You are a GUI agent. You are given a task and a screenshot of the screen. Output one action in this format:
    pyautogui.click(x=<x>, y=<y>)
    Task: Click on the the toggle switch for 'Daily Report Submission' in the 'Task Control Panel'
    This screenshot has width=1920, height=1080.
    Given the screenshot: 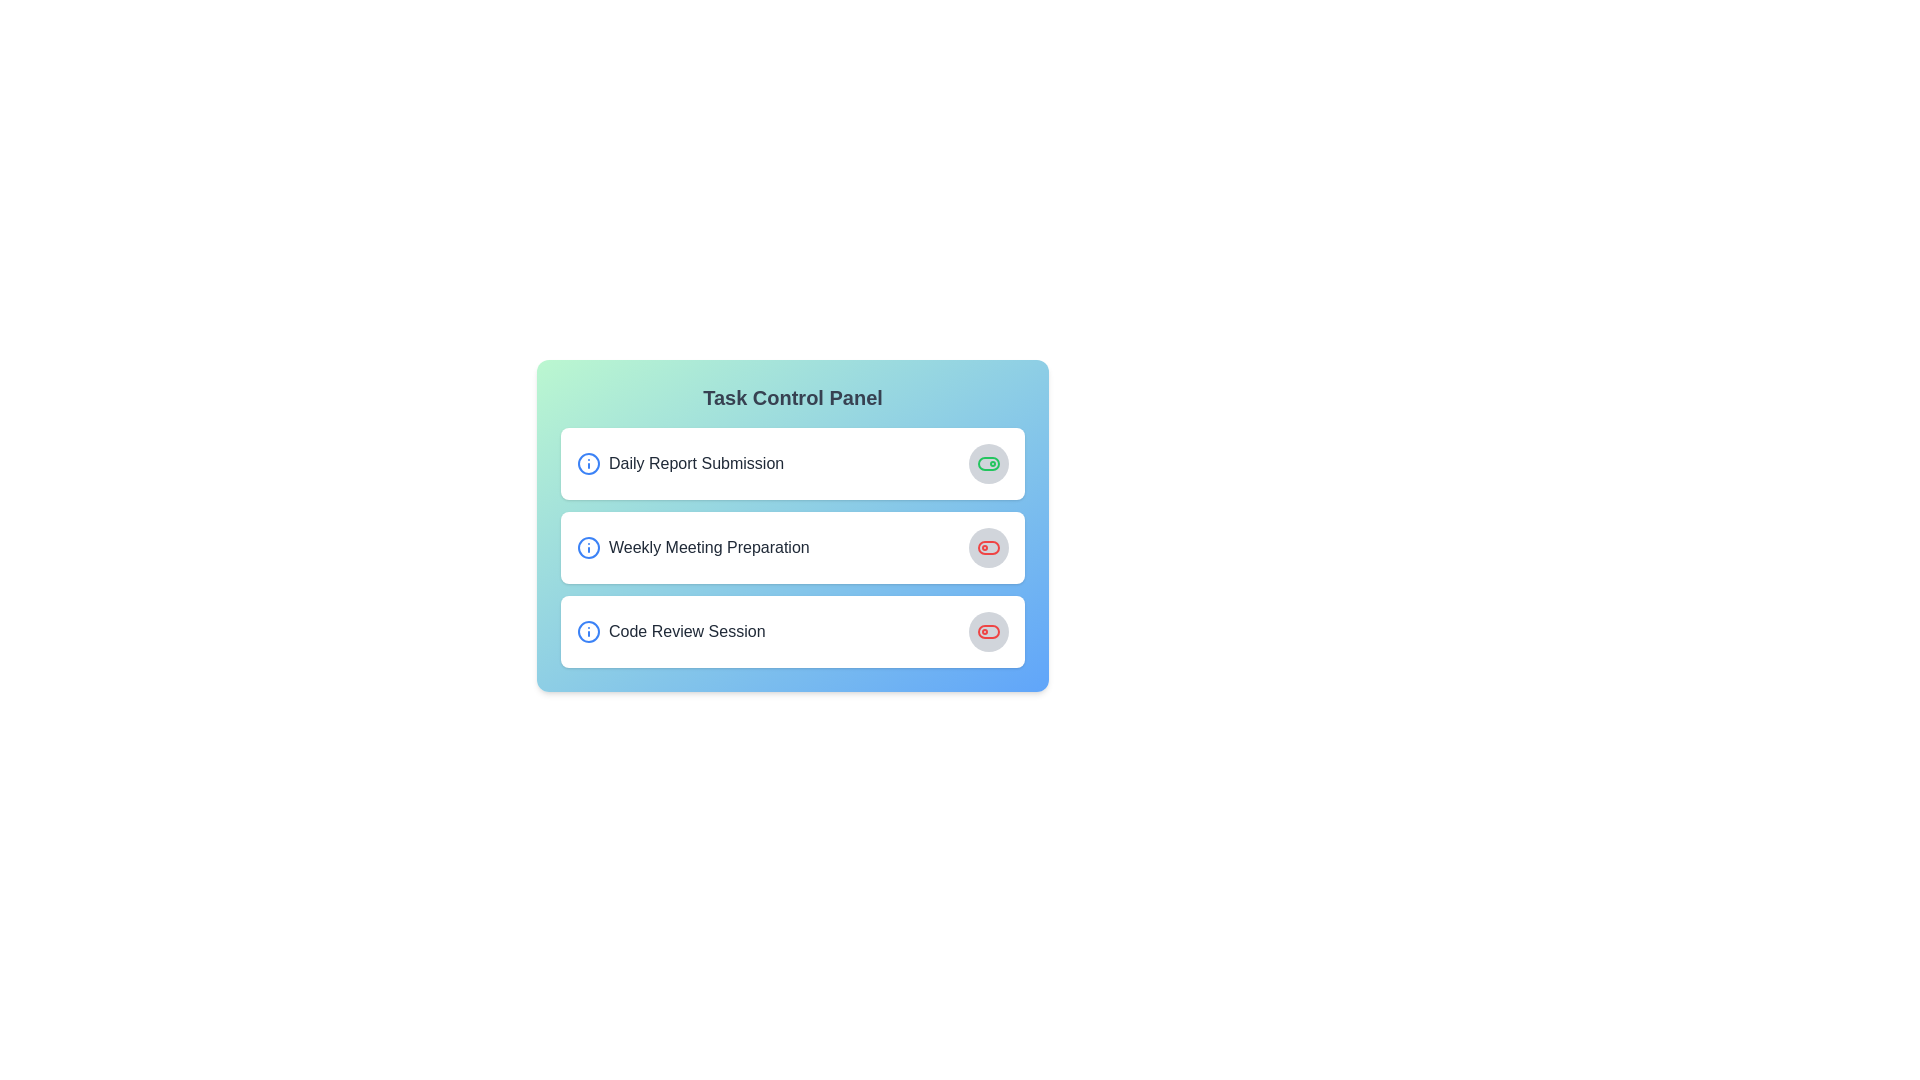 What is the action you would take?
    pyautogui.click(x=988, y=463)
    